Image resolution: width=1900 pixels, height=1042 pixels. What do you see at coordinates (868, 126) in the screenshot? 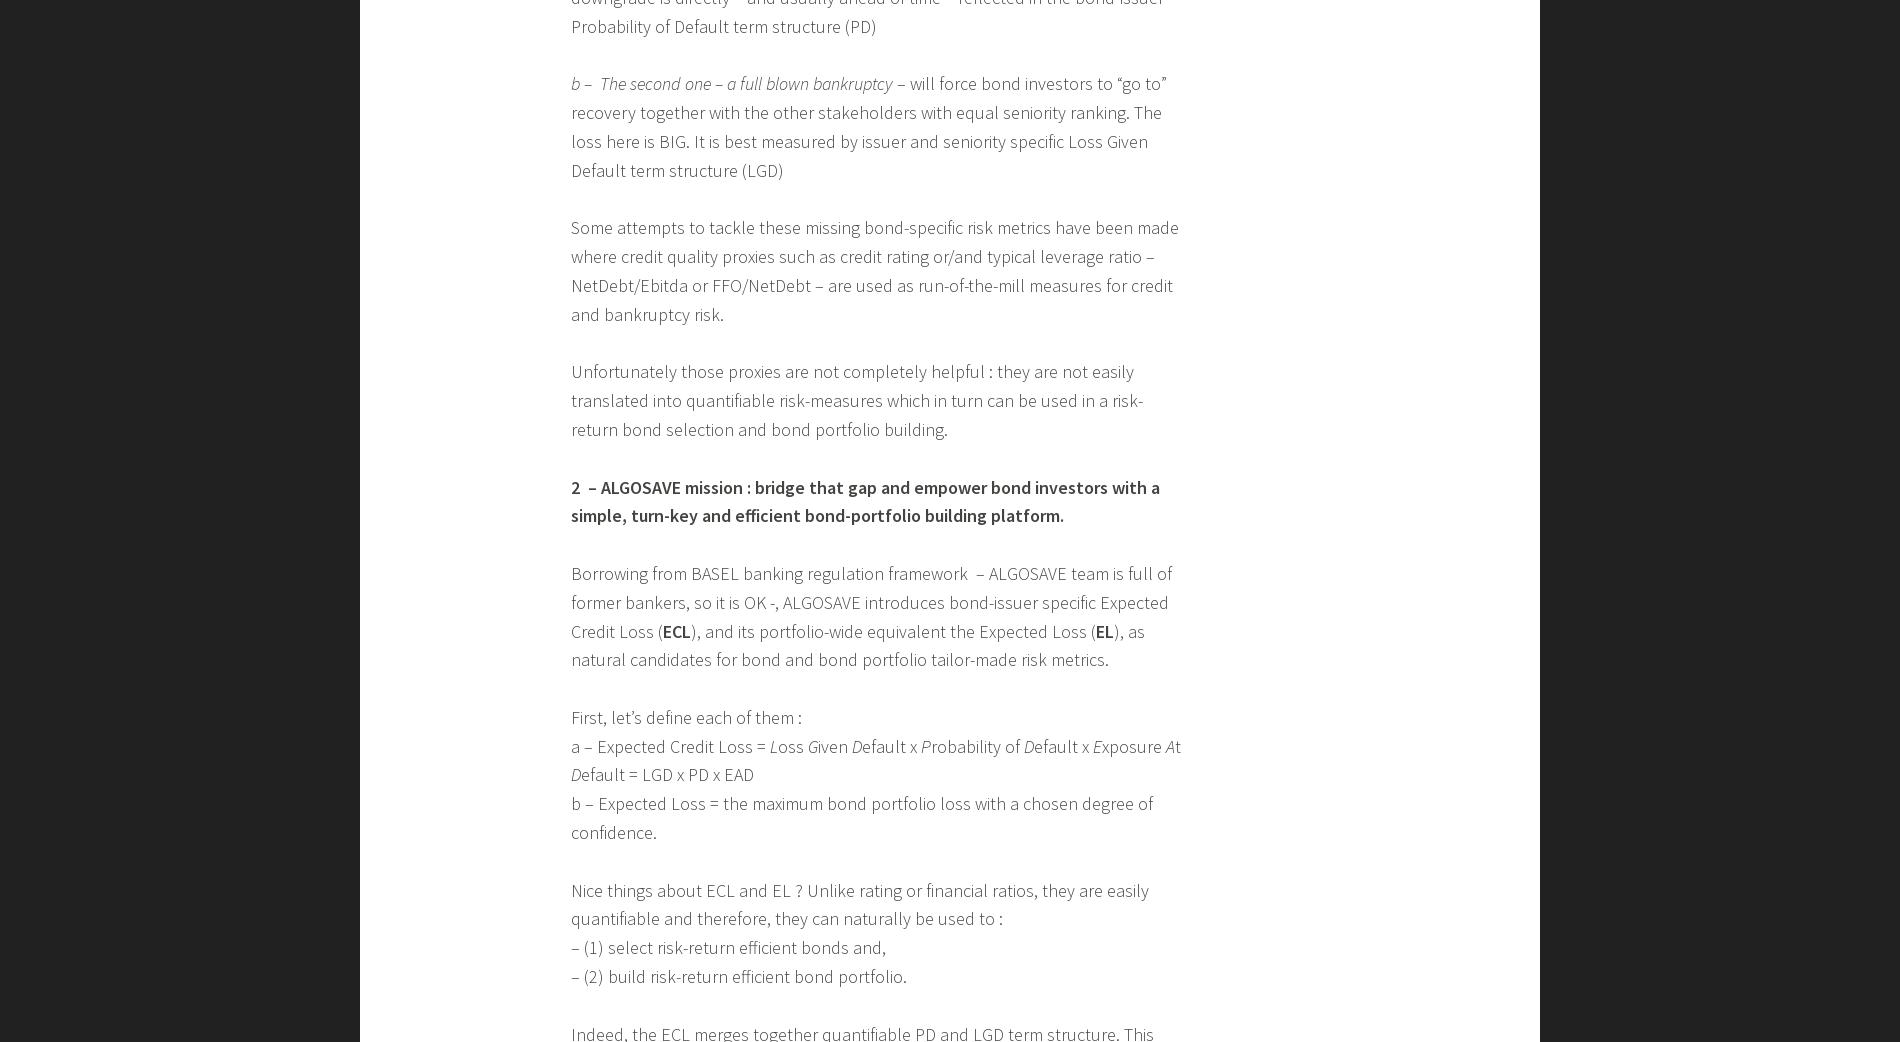
I see `'– will force bond investors to “go to” recovery together with the other stakeholders with equal seniority ranking. The loss here is BIG. It is best measured by issuer and seniority specific Loss Given Default term structure (LGD)'` at bounding box center [868, 126].